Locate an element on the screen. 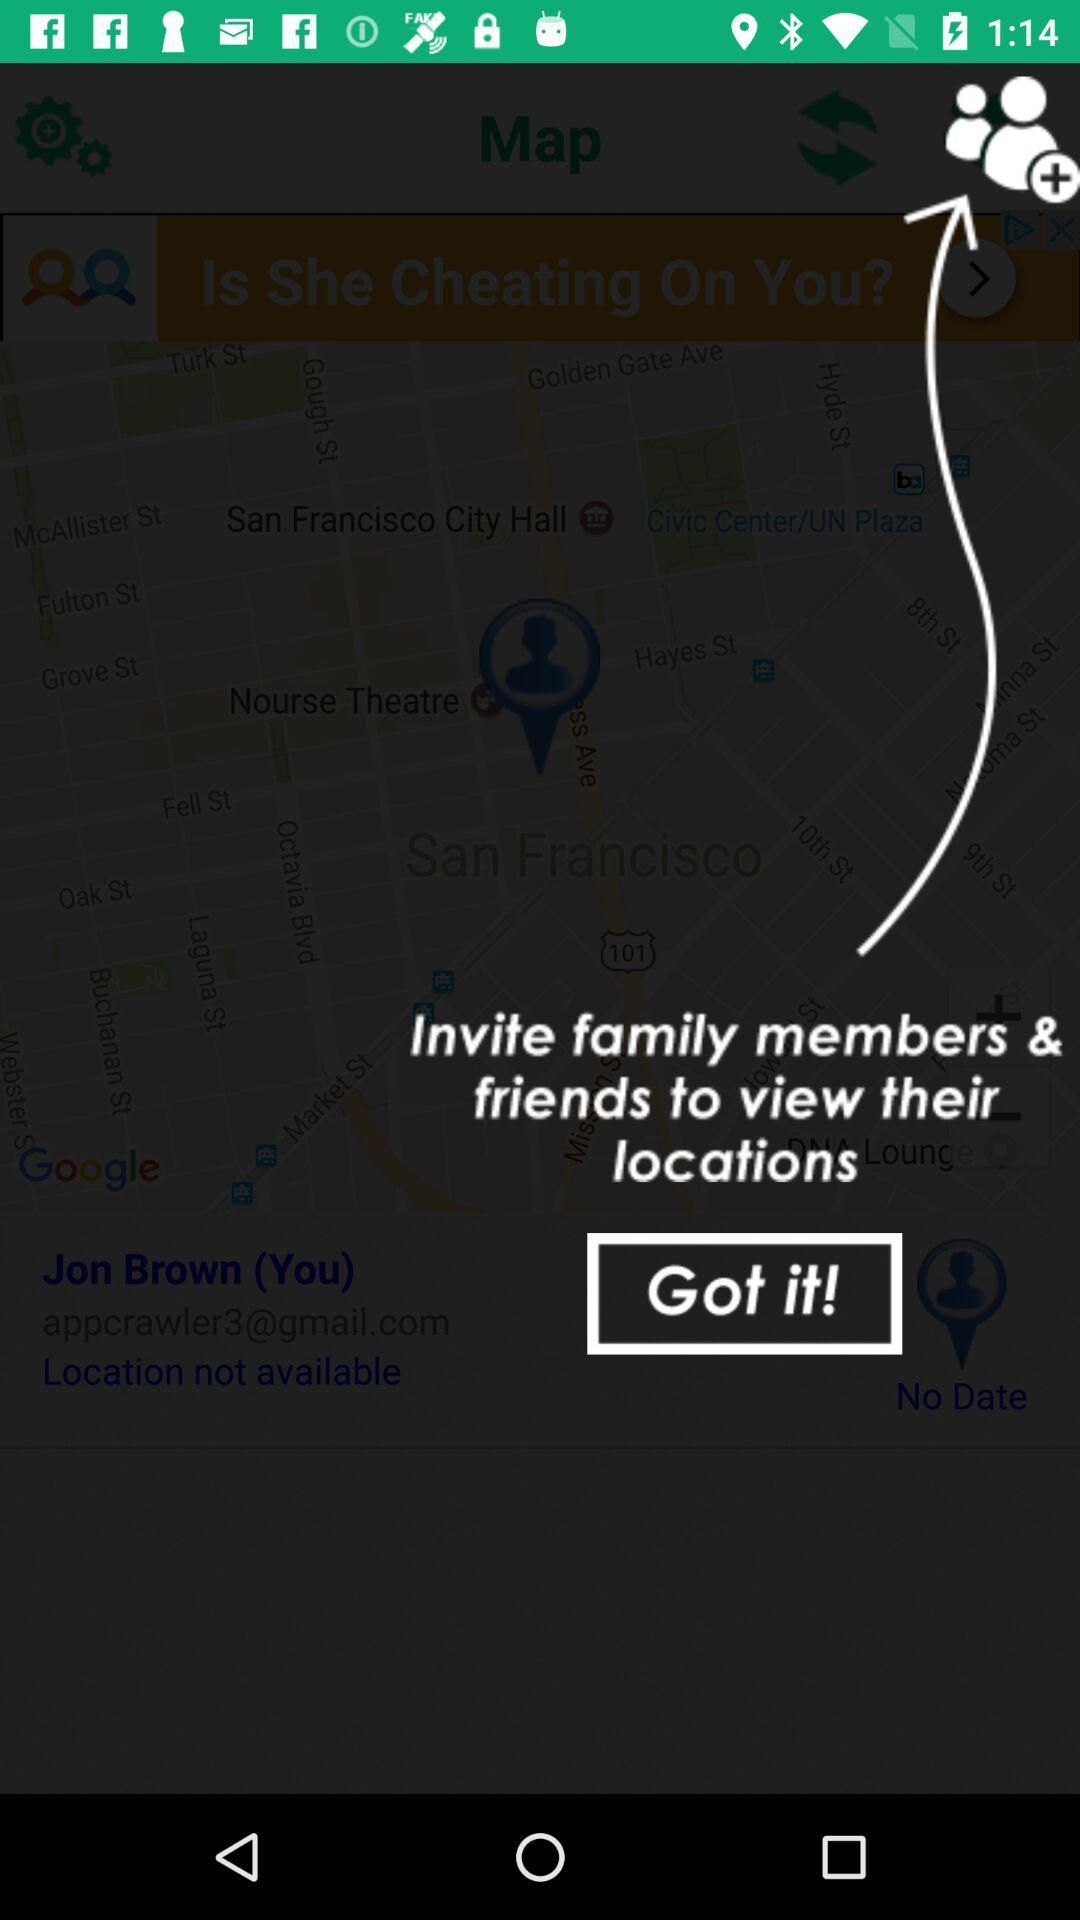 The height and width of the screenshot is (1920, 1080). icon above the no date item is located at coordinates (960, 1304).